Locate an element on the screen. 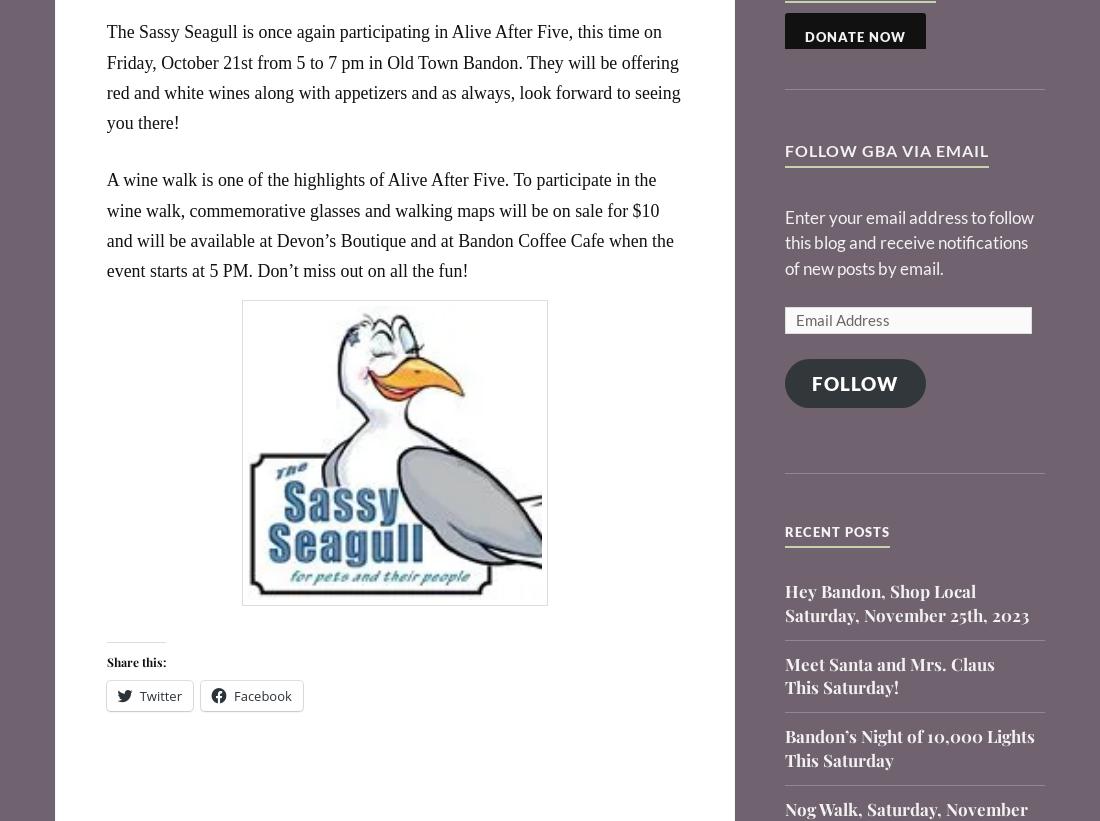 This screenshot has height=821, width=1100. 'Hey Bandon, Shop Local Saturday, November 25th, 2023' is located at coordinates (905, 602).